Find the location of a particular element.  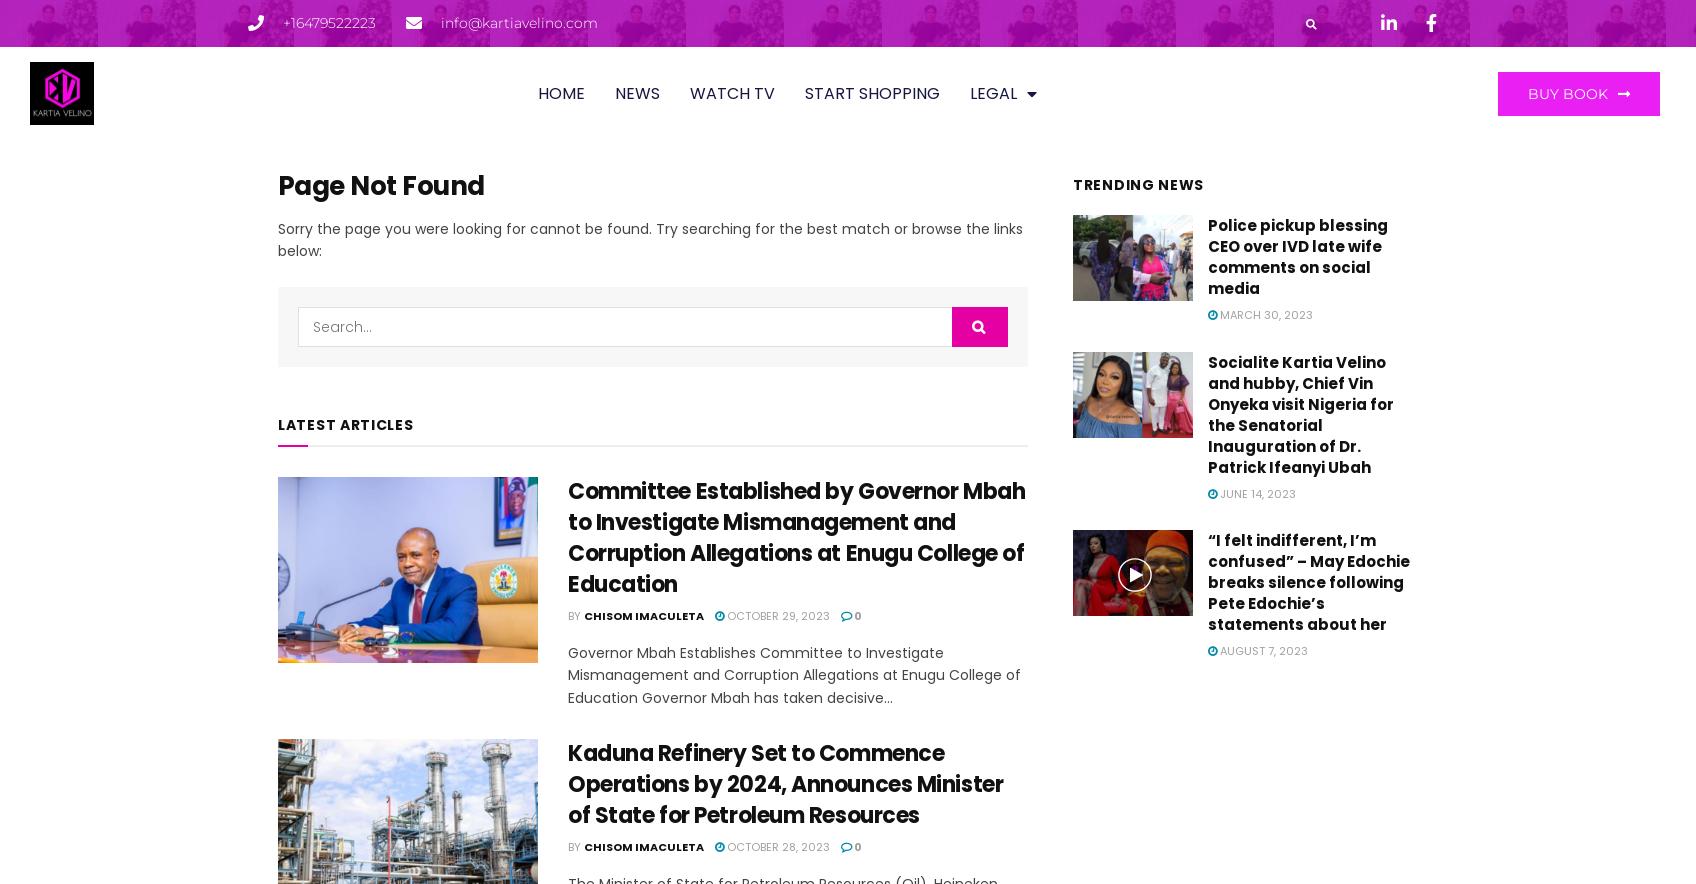

'info@kartiavelino.com' is located at coordinates (518, 22).